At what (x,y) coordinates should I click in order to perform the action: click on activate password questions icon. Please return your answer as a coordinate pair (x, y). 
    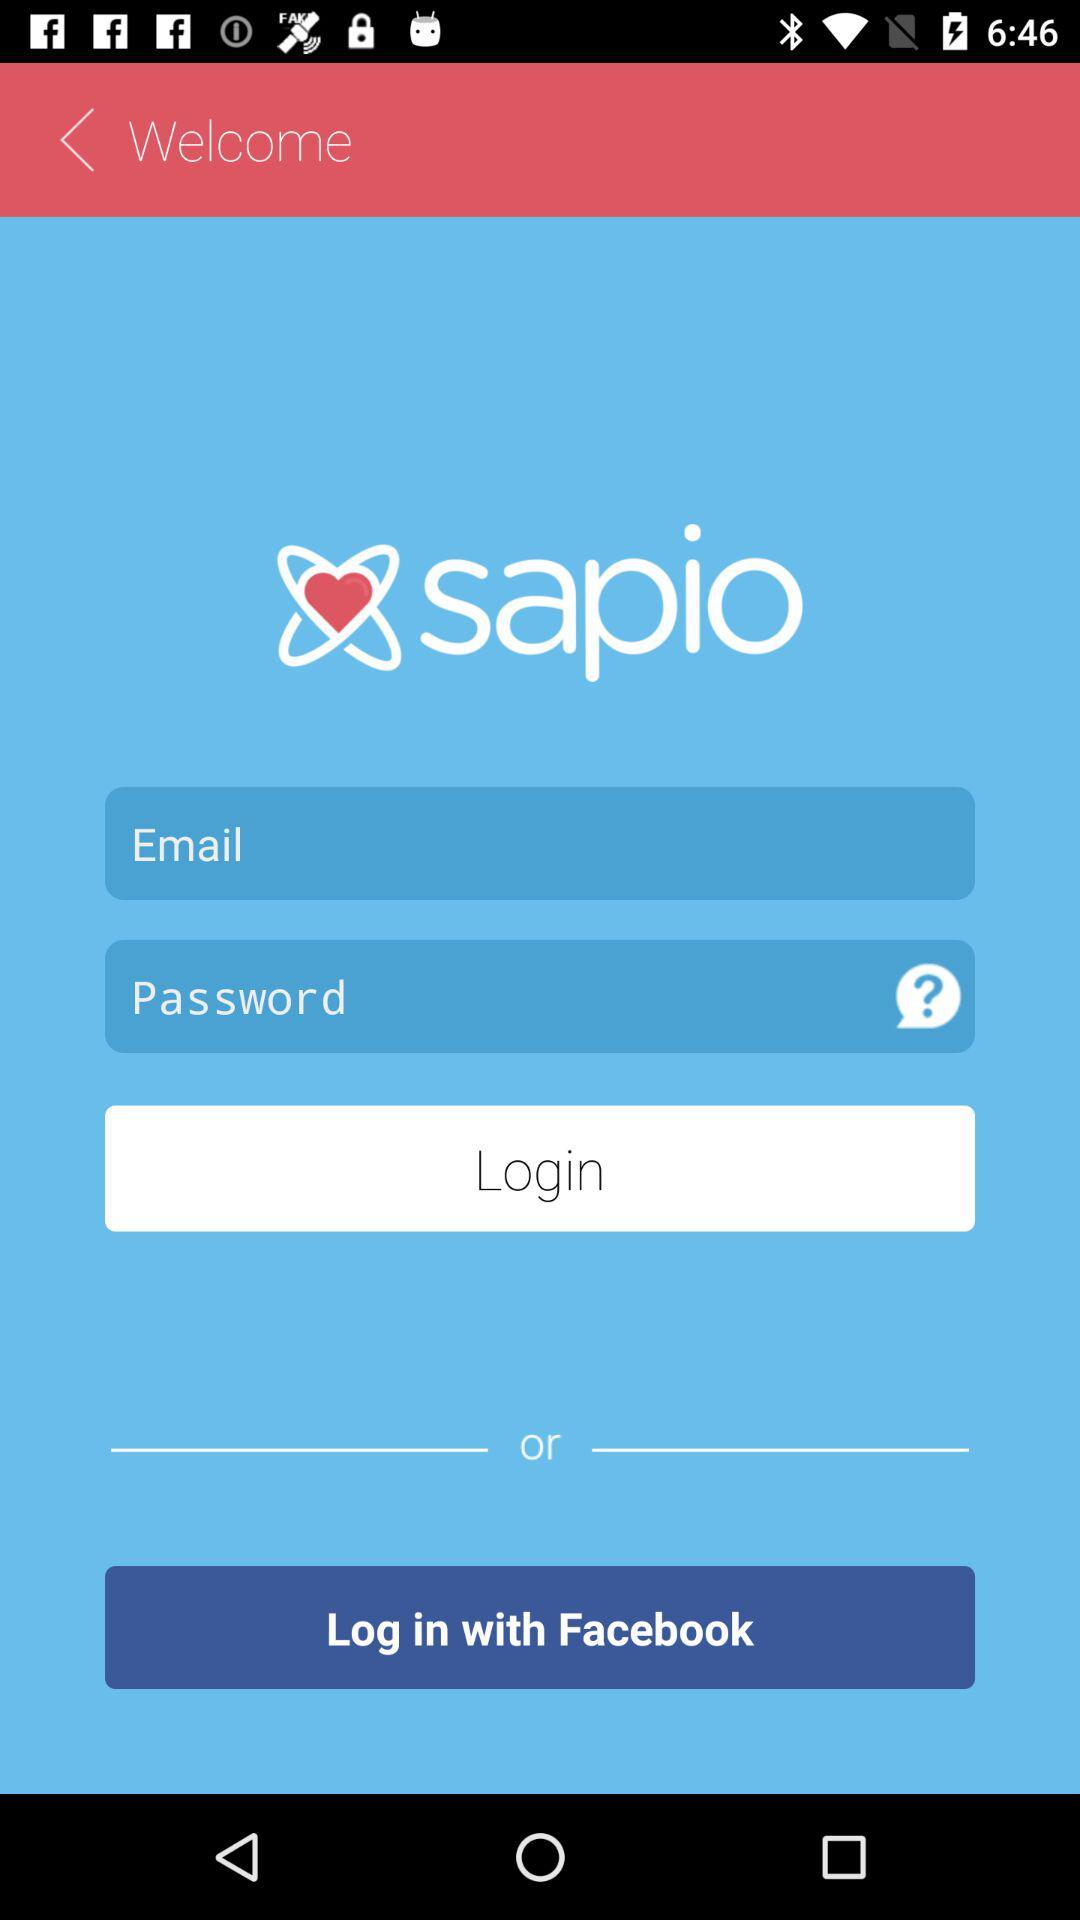
    Looking at the image, I should click on (928, 996).